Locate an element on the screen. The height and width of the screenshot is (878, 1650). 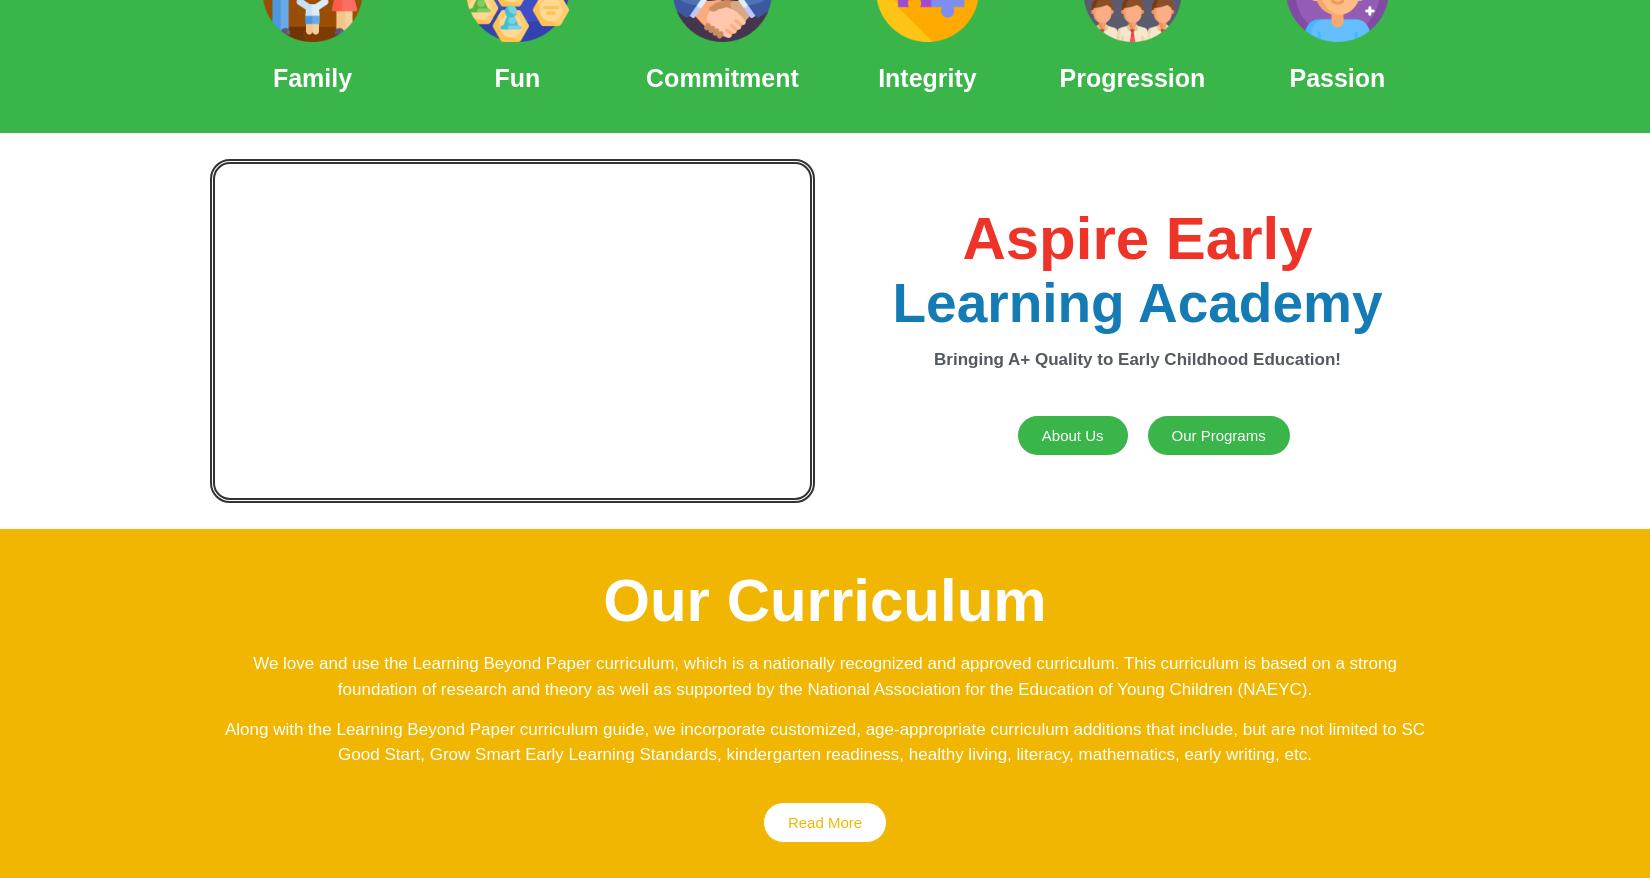
'Bringing A+ Quality to Early Childhood Education!' is located at coordinates (1137, 357).